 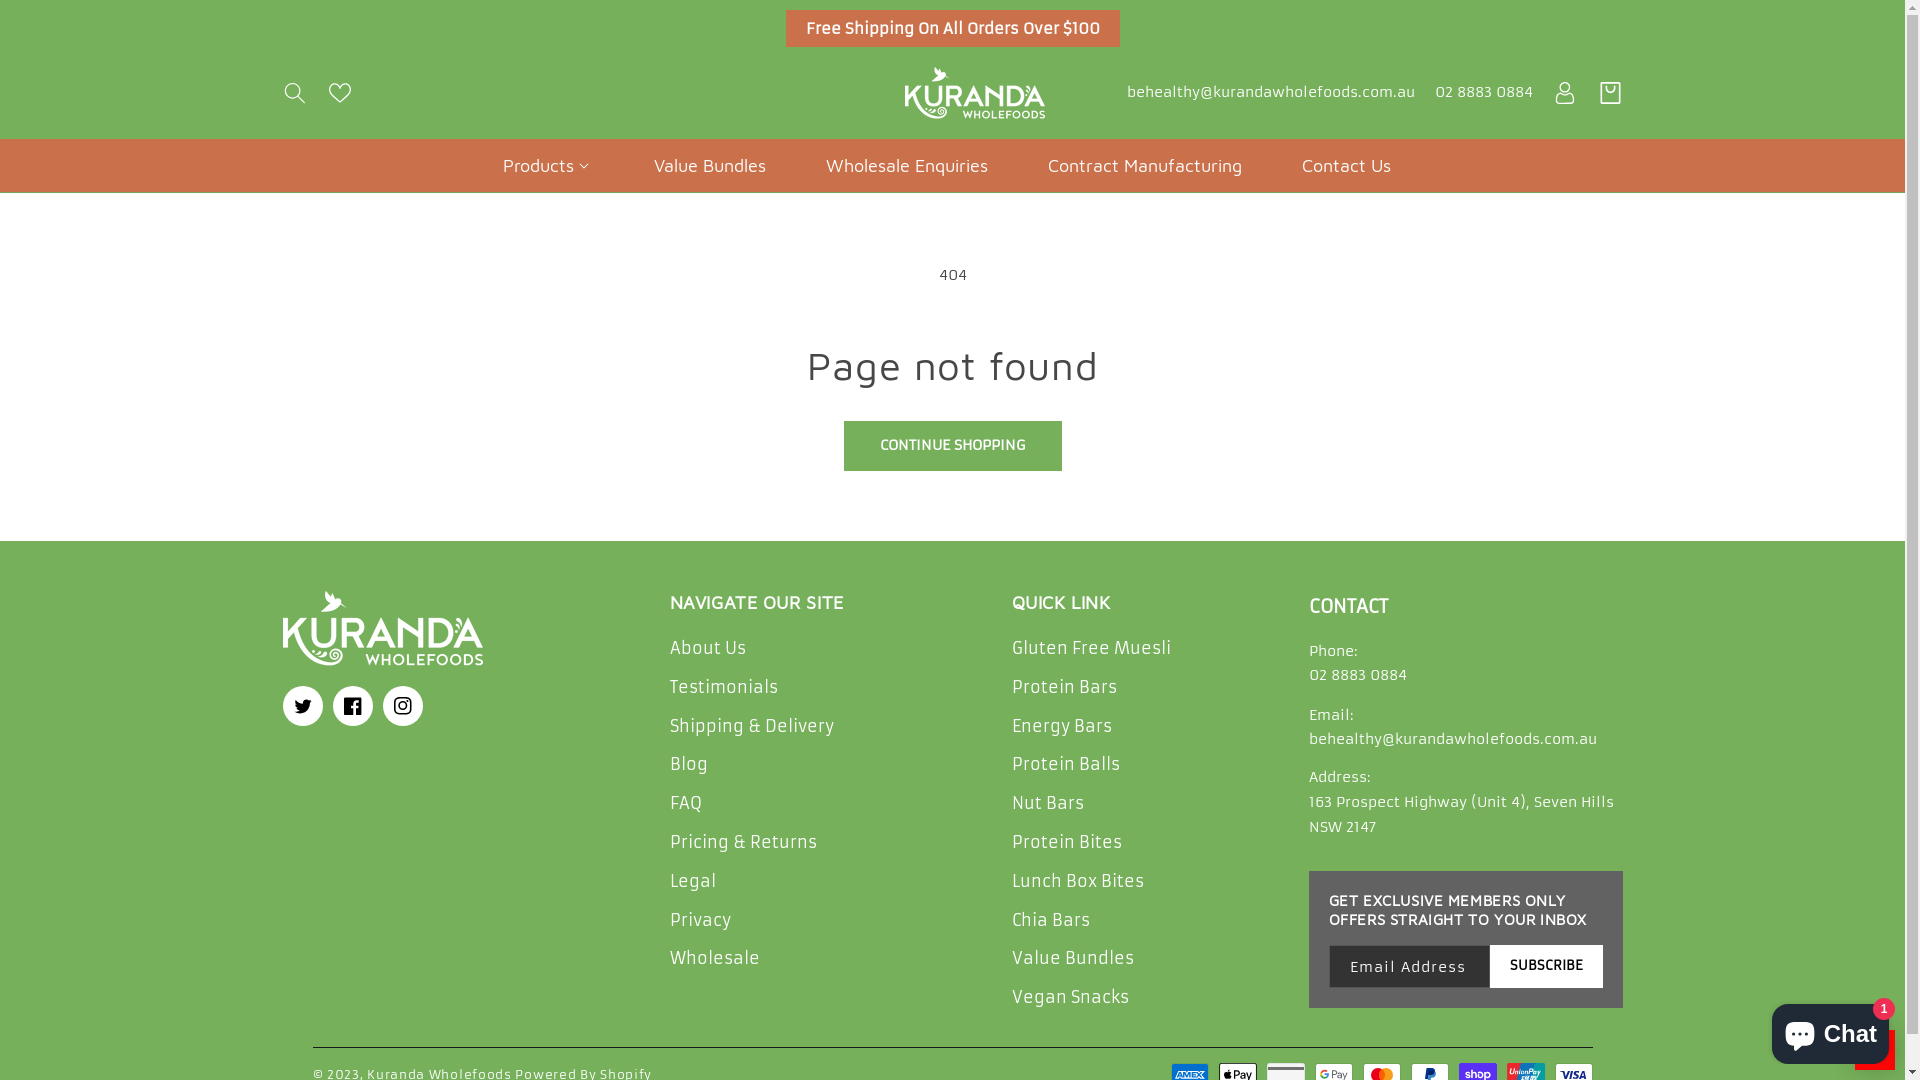 What do you see at coordinates (401, 704) in the screenshot?
I see `'Instagram'` at bounding box center [401, 704].